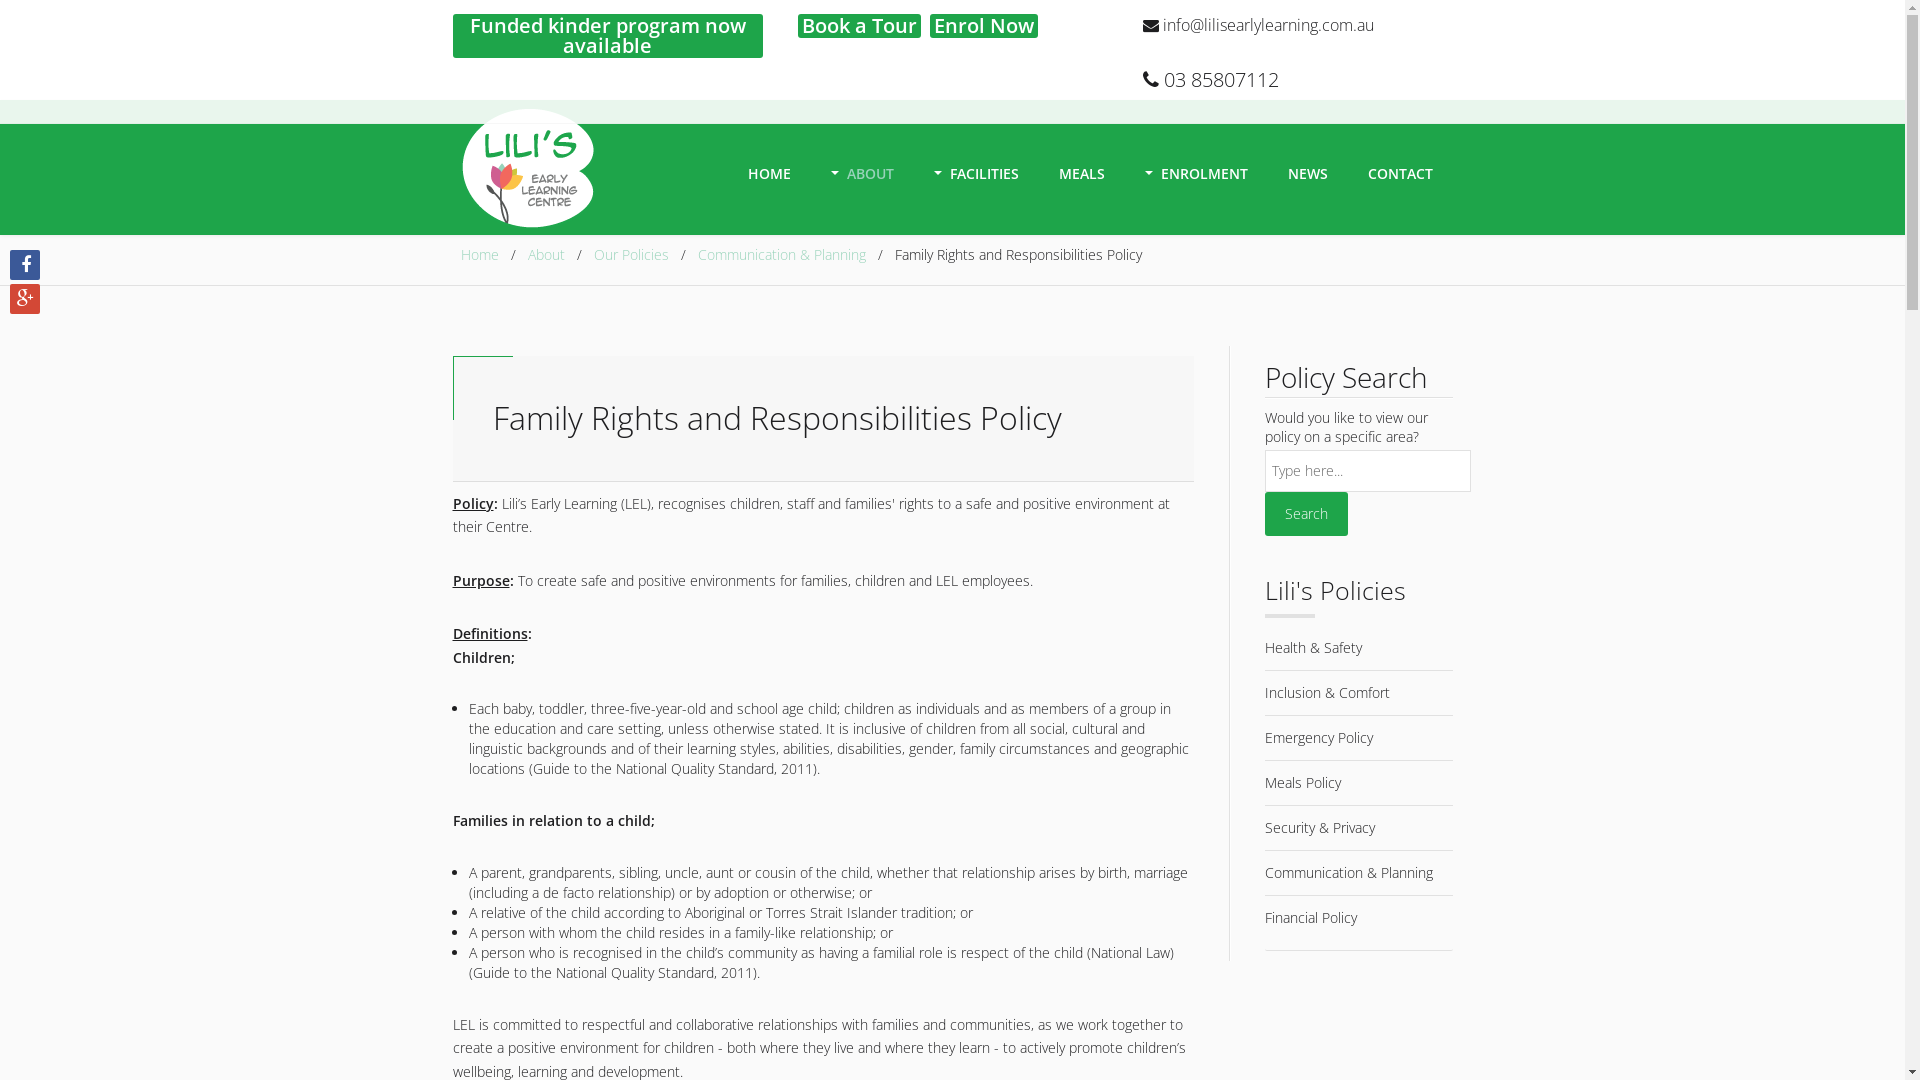  What do you see at coordinates (768, 168) in the screenshot?
I see `'HOME'` at bounding box center [768, 168].